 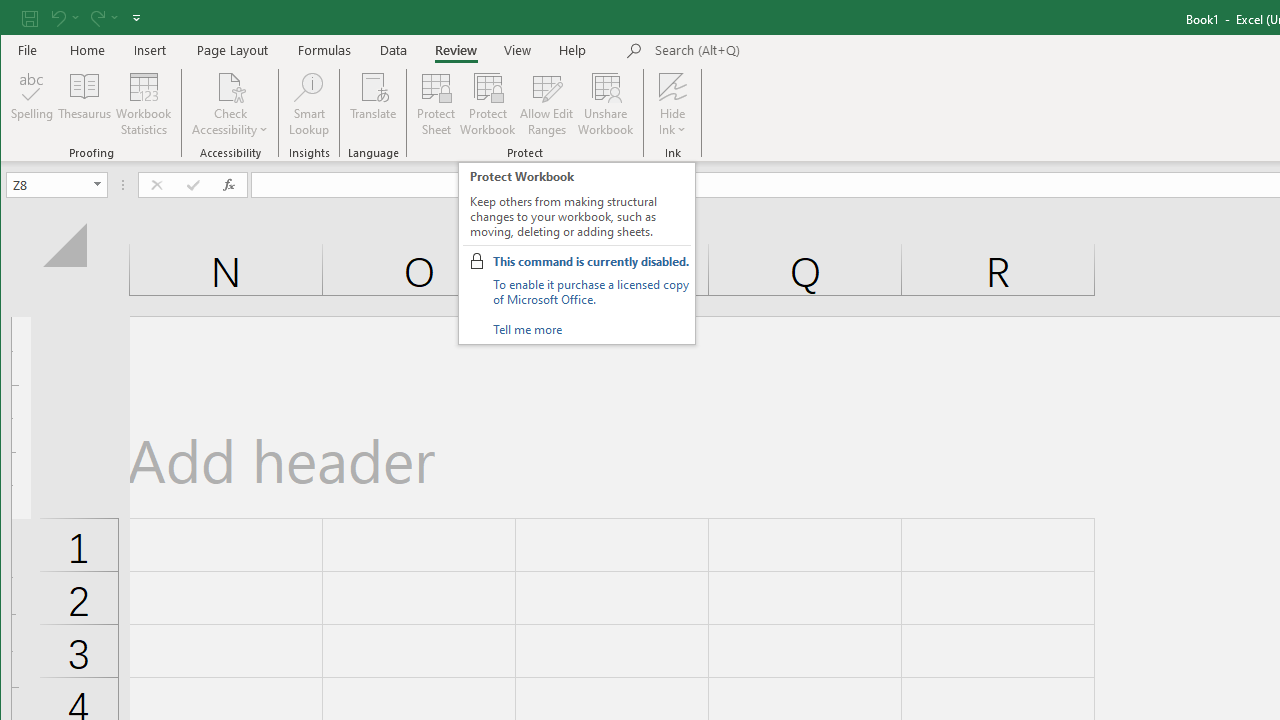 What do you see at coordinates (394, 49) in the screenshot?
I see `'Data'` at bounding box center [394, 49].